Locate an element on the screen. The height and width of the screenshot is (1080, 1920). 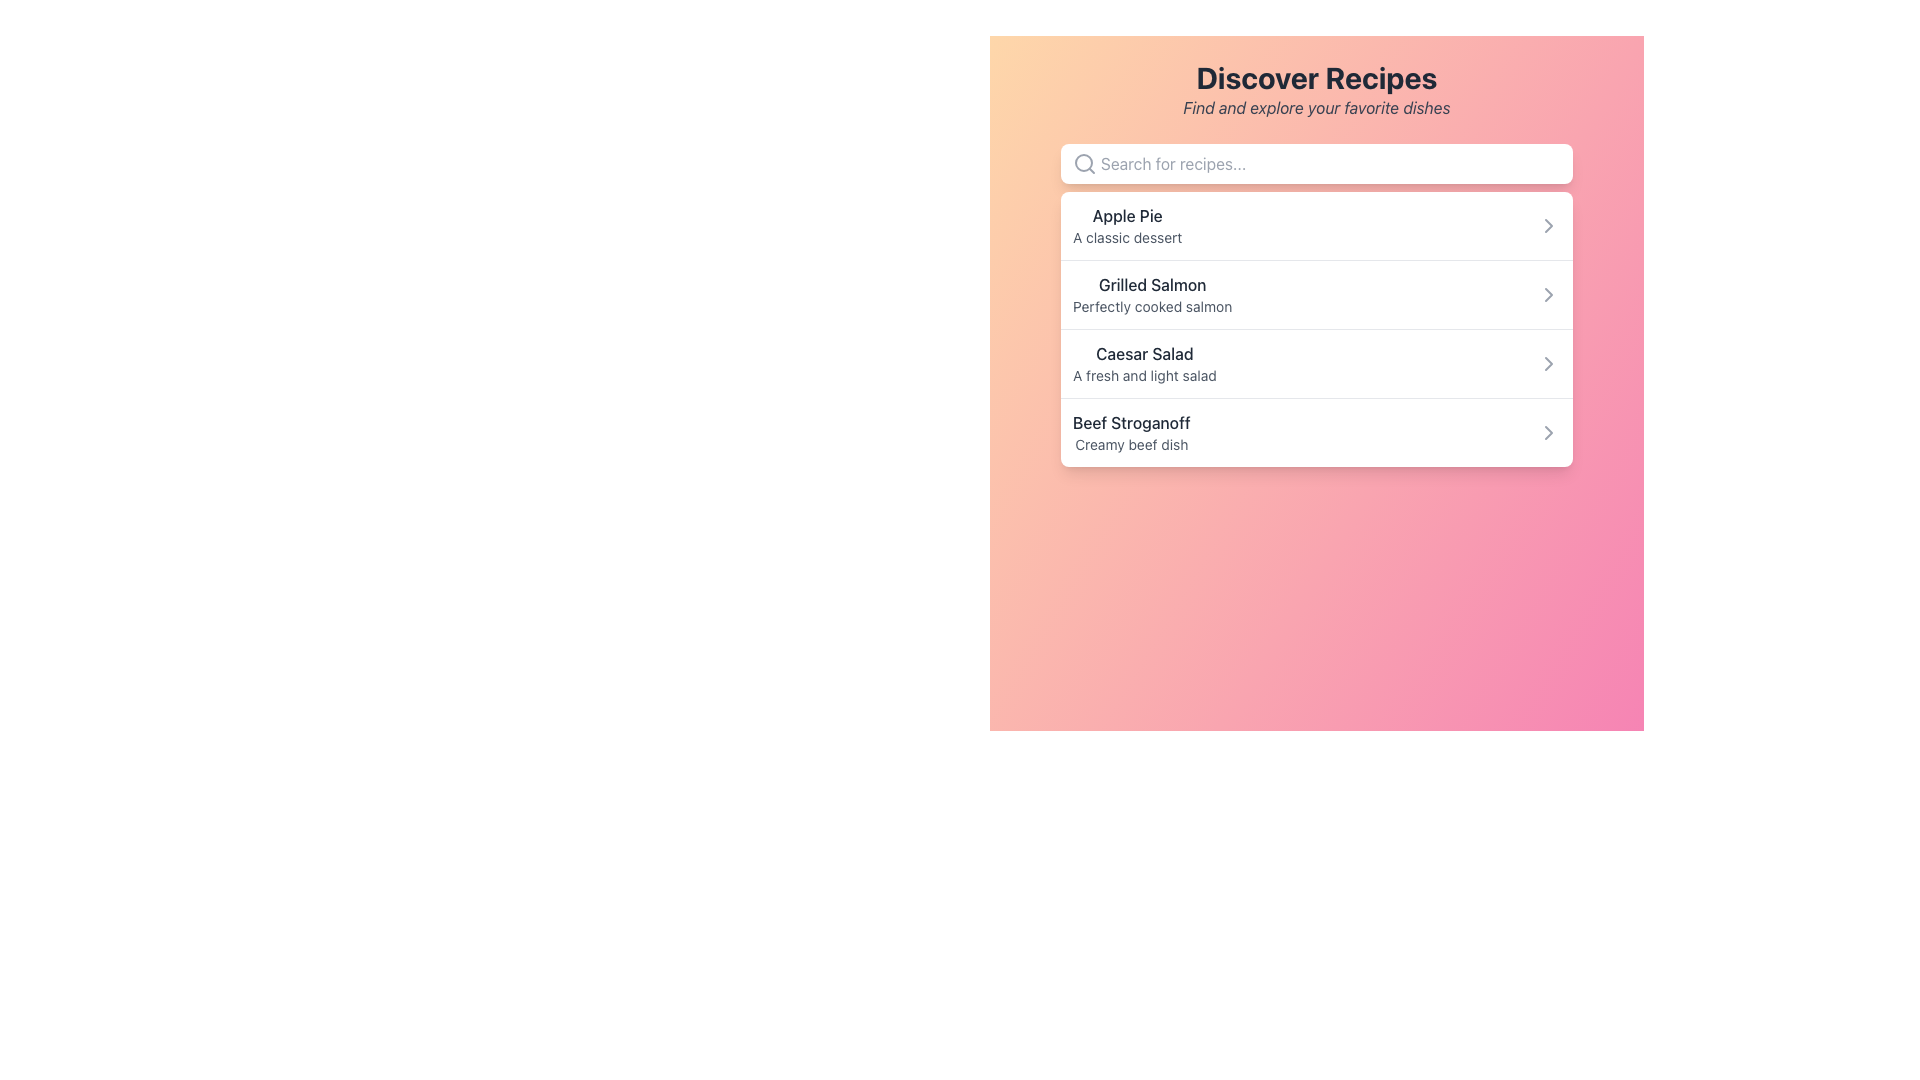
the Text Label displaying 'A fresh and light salad', which is styled in gray and located beneath the 'Caesar Salad' text is located at coordinates (1144, 375).